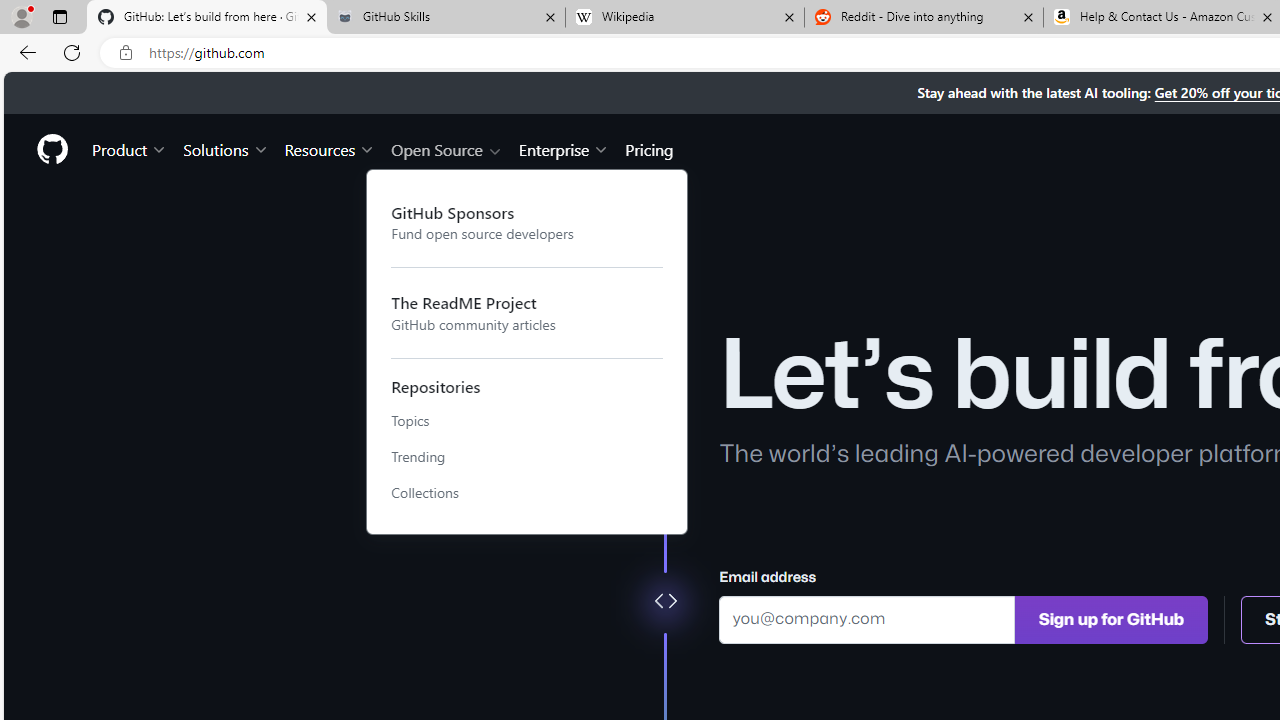  I want to click on 'GitHub Skills', so click(444, 17).